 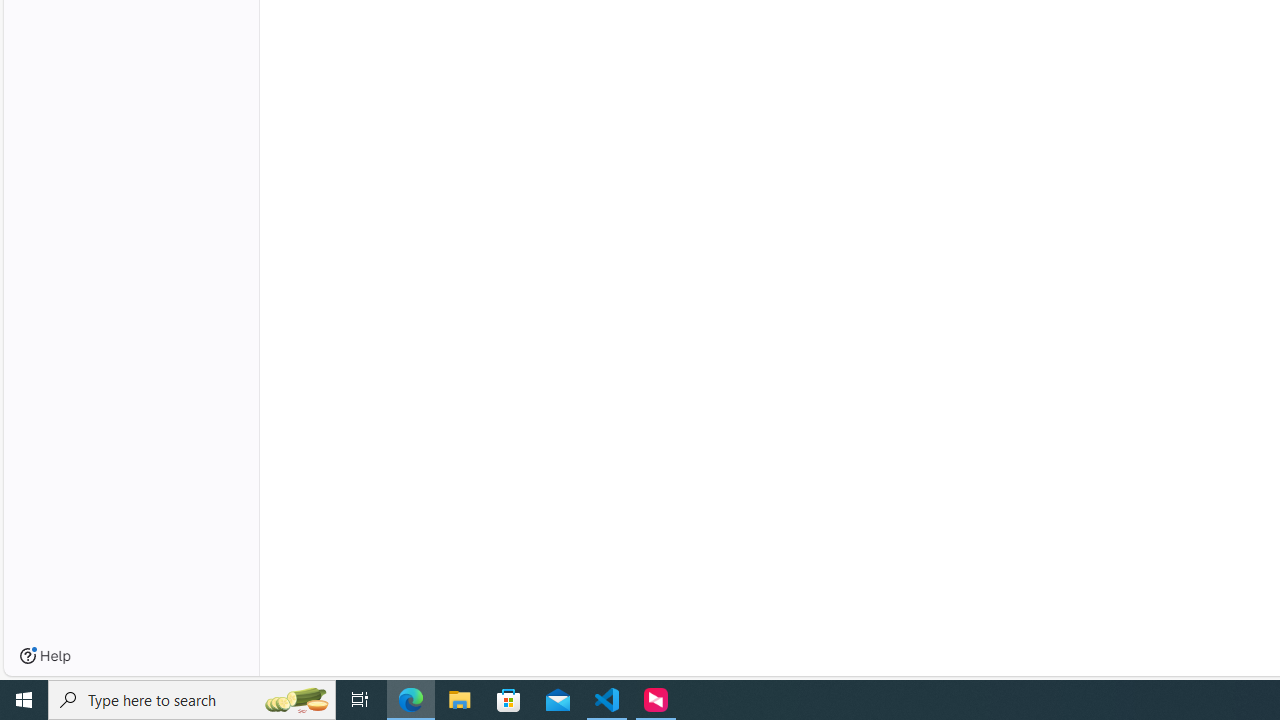 What do you see at coordinates (509, 698) in the screenshot?
I see `'Microsoft Store'` at bounding box center [509, 698].